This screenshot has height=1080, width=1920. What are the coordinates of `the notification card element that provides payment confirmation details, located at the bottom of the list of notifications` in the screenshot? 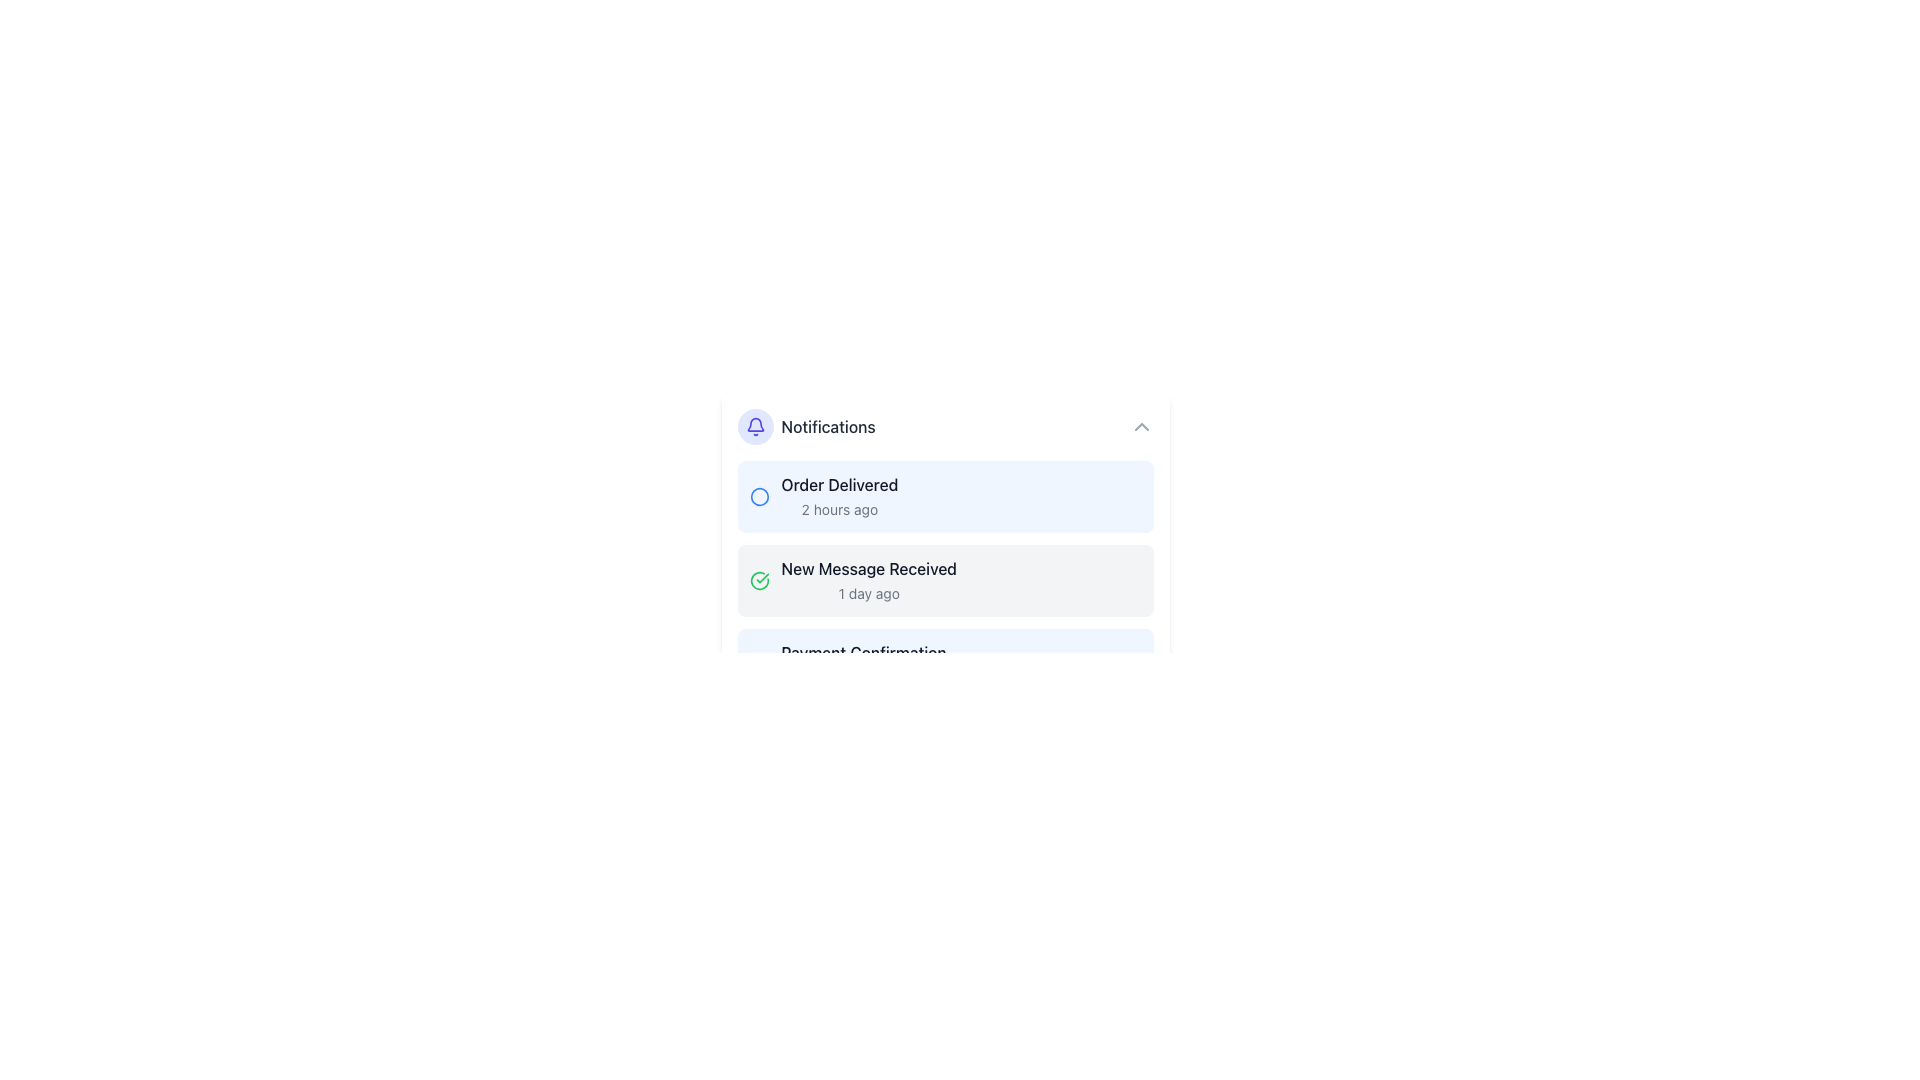 It's located at (848, 664).